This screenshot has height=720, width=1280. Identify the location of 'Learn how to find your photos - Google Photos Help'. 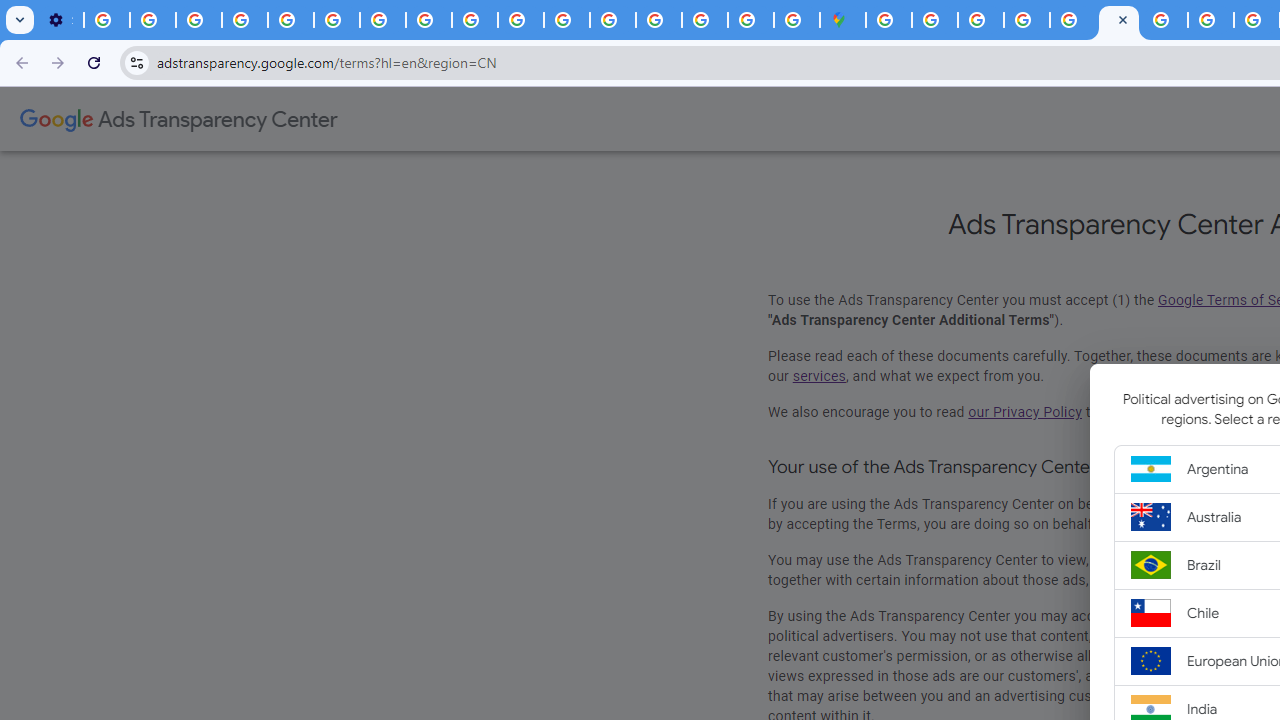
(152, 20).